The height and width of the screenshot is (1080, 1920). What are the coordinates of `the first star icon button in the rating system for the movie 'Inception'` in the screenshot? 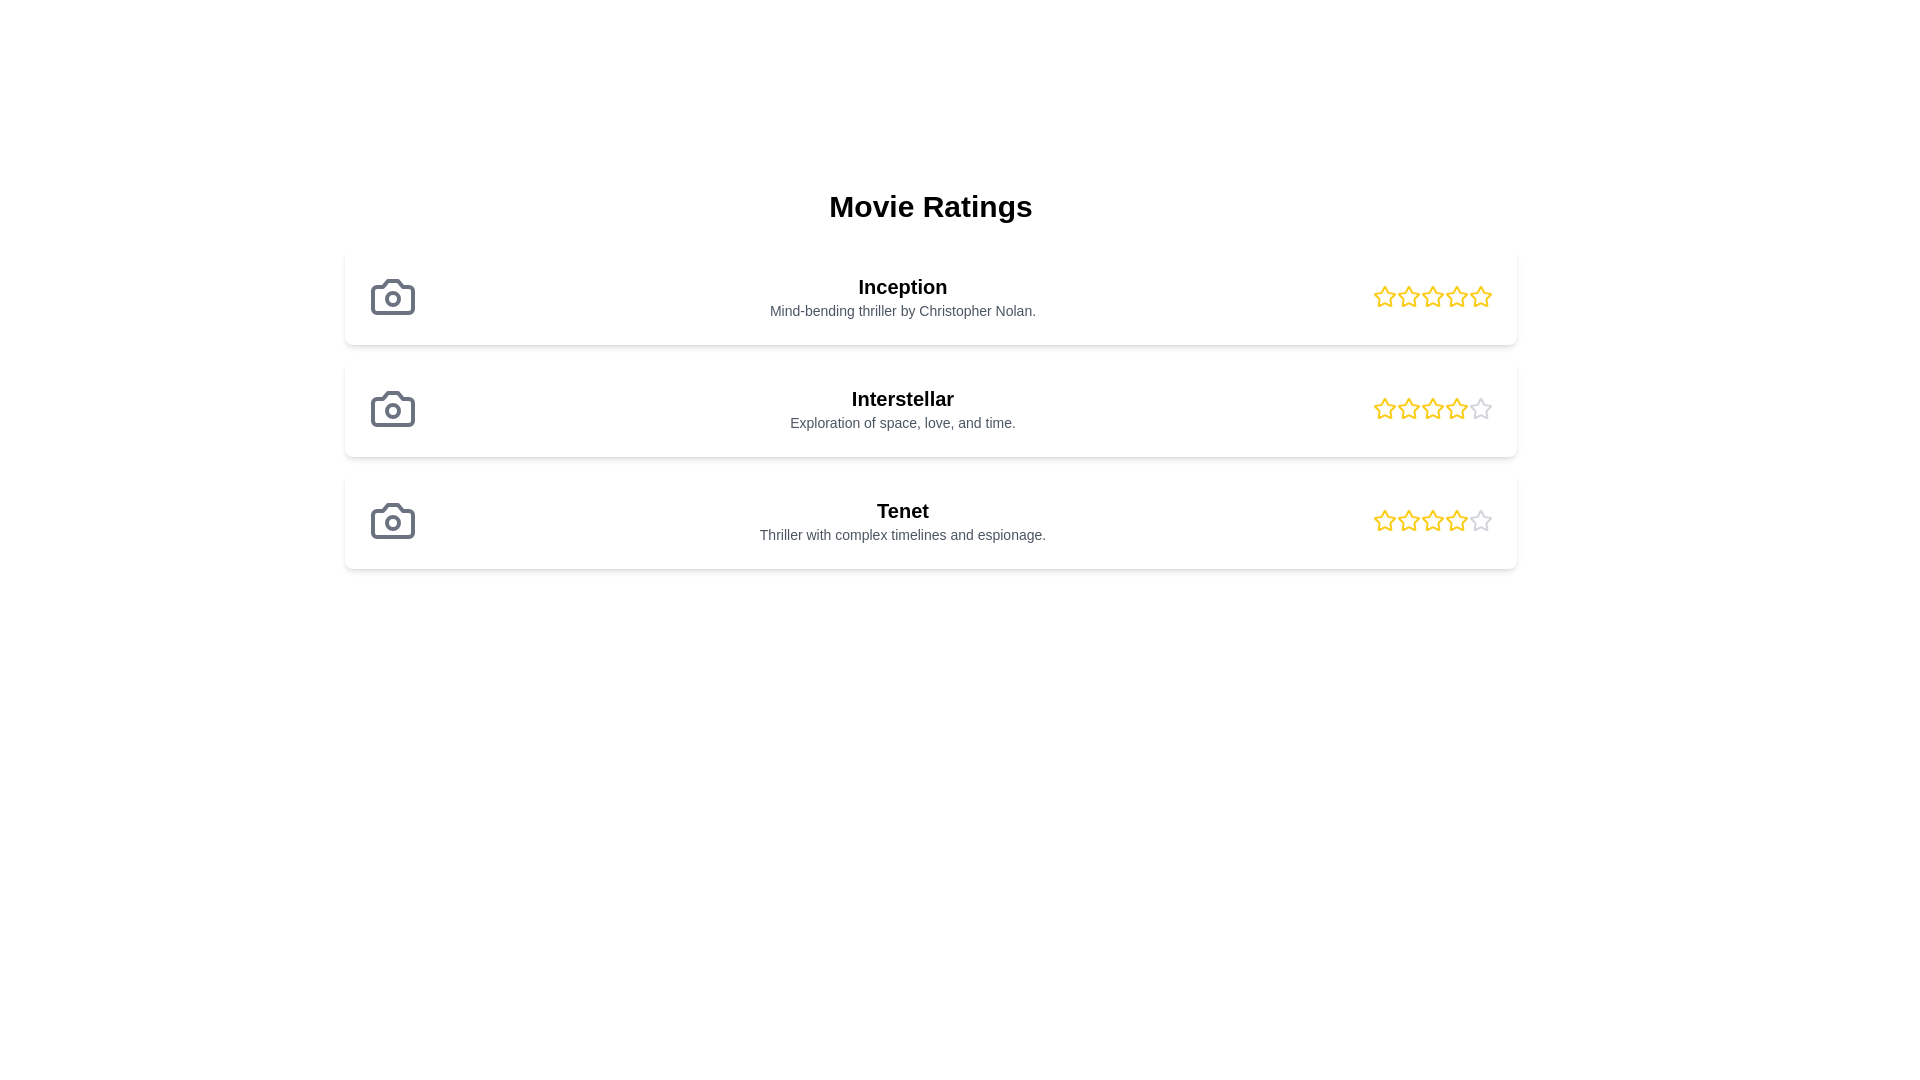 It's located at (1384, 297).